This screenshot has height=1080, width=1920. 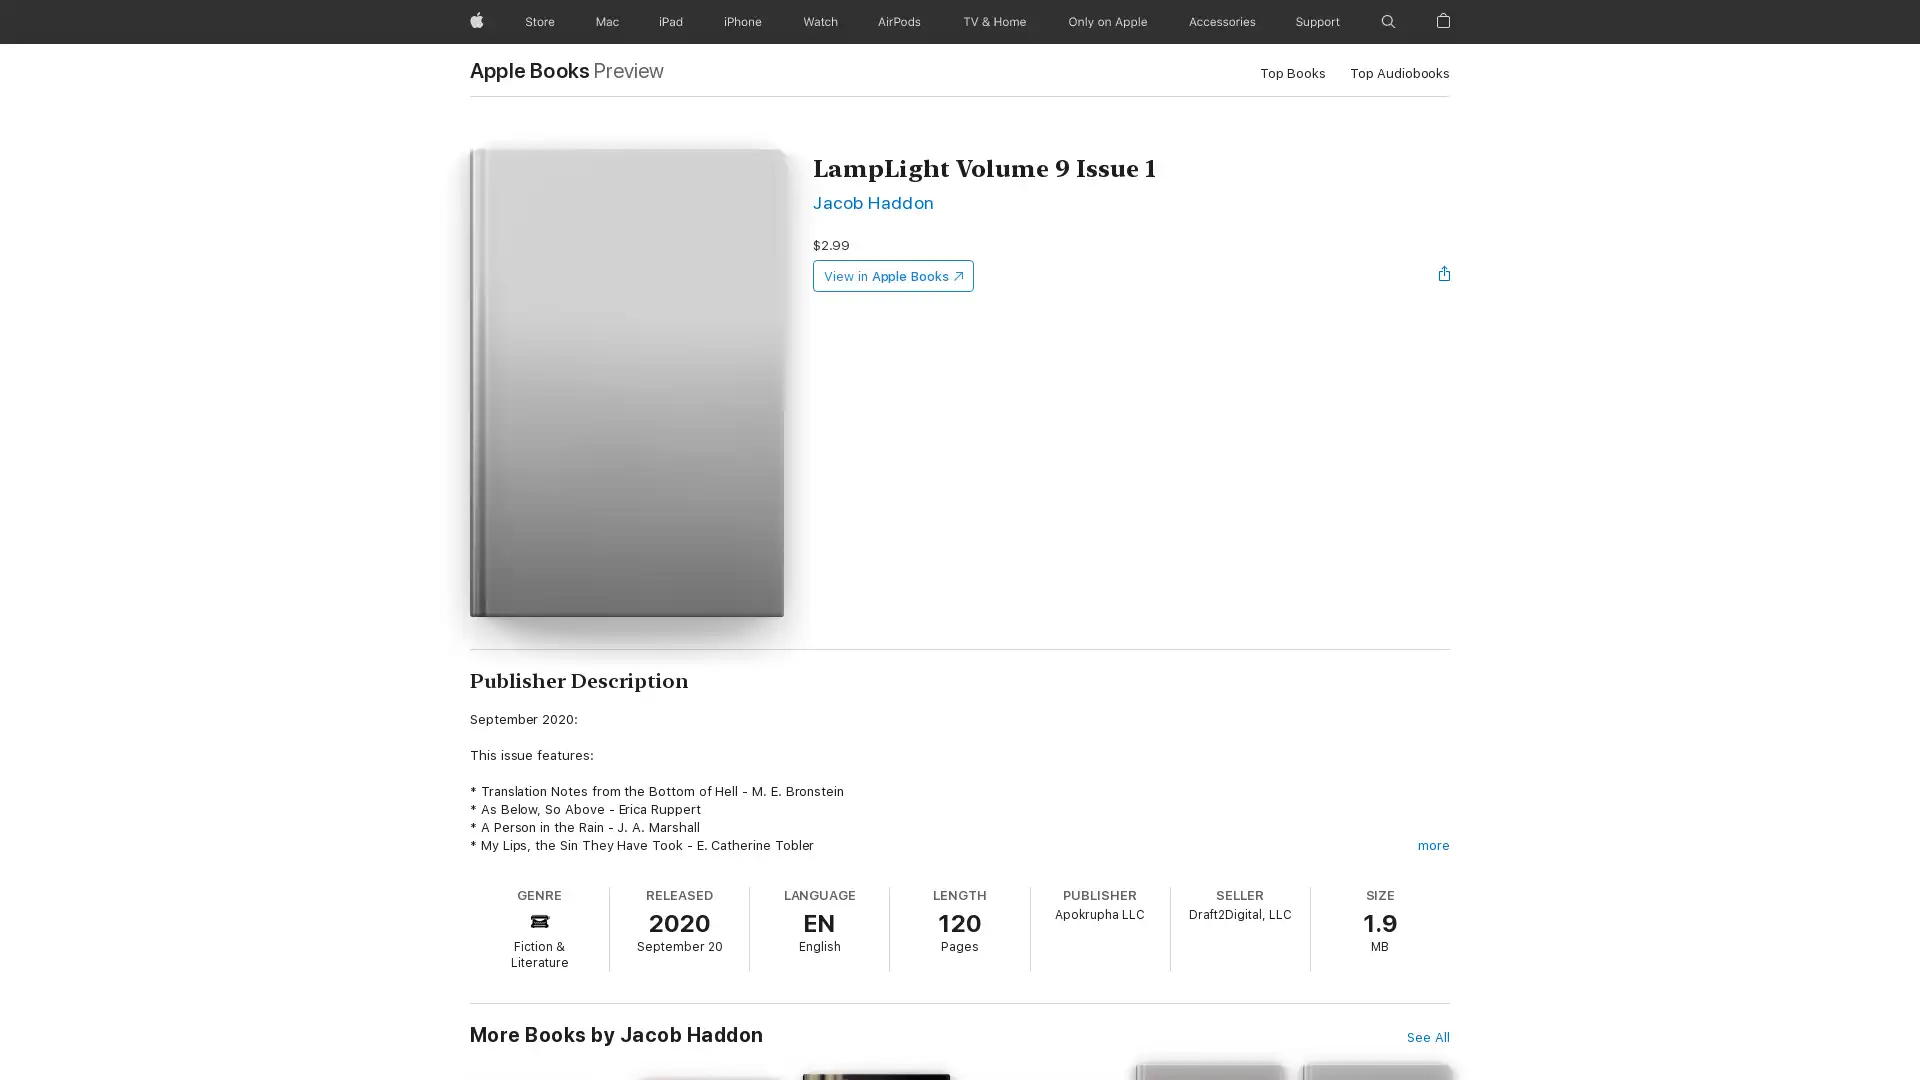 What do you see at coordinates (1433, 845) in the screenshot?
I see `more` at bounding box center [1433, 845].